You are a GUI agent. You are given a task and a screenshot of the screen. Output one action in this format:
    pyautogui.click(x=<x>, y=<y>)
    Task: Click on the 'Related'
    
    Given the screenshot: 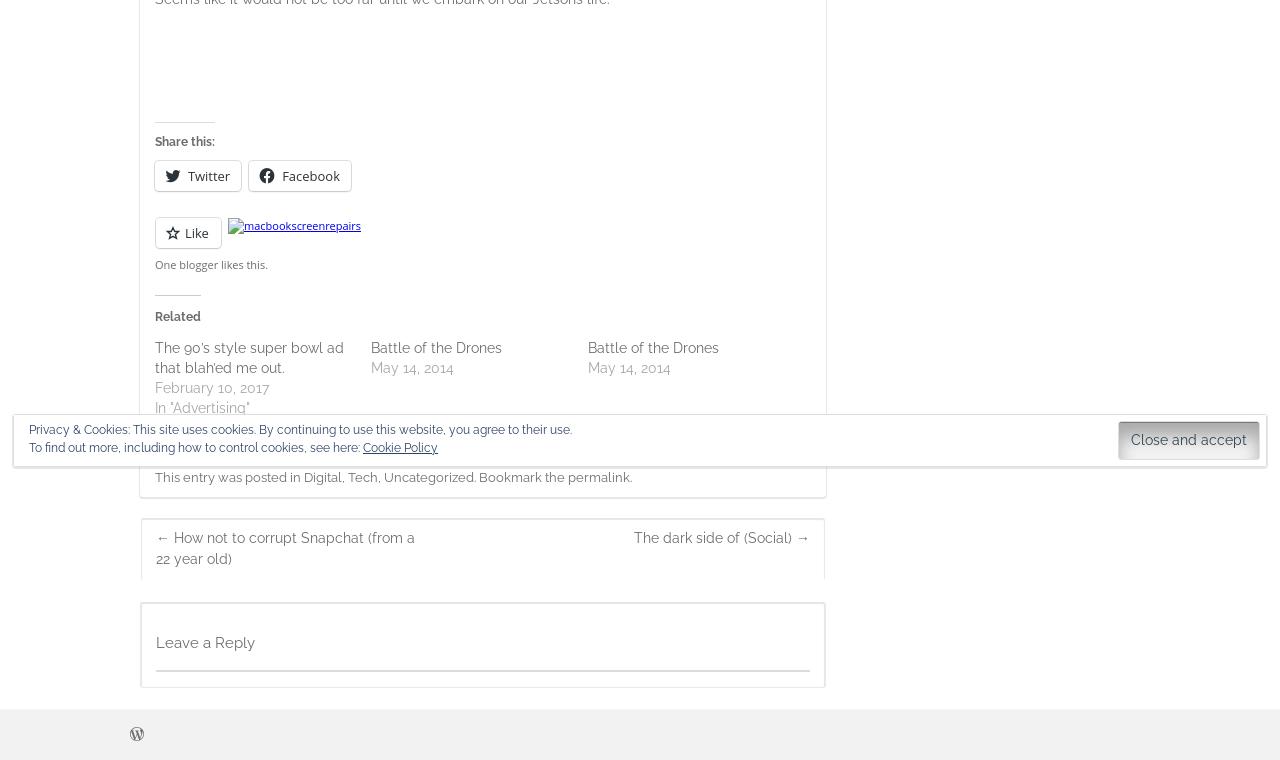 What is the action you would take?
    pyautogui.click(x=178, y=316)
    